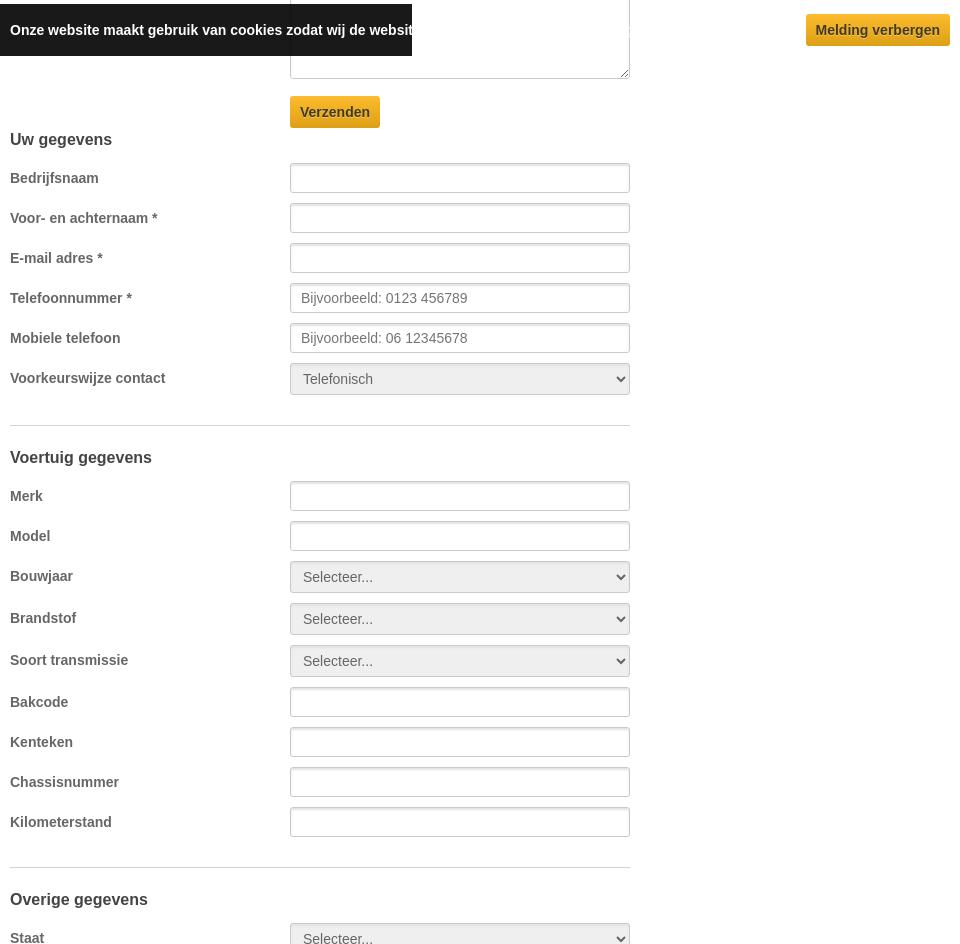 This screenshot has width=960, height=944. Describe the element at coordinates (59, 821) in the screenshot. I see `'Kilometerstand'` at that location.